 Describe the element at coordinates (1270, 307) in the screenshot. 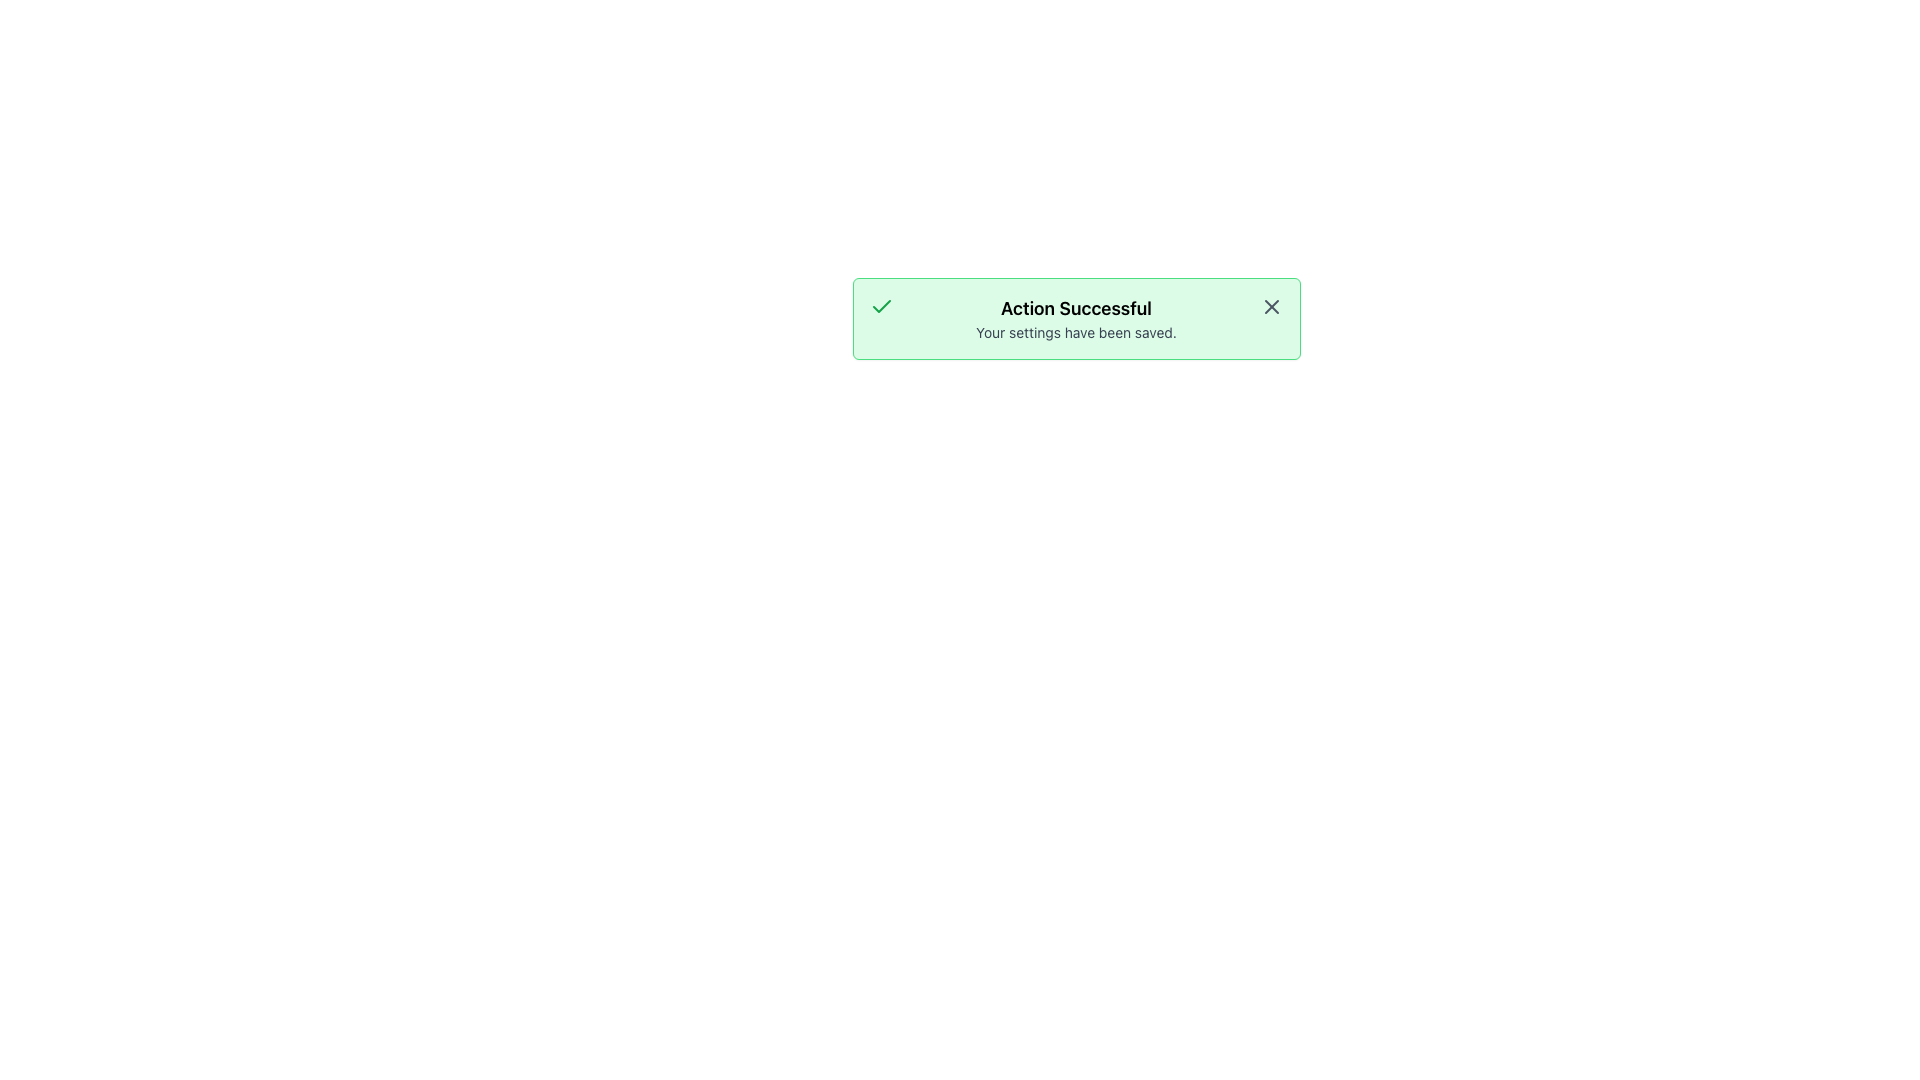

I see `the close icon in the top-right corner of the notification box that displays 'Action Successful' and the message 'Your settings have been saved.'` at that location.